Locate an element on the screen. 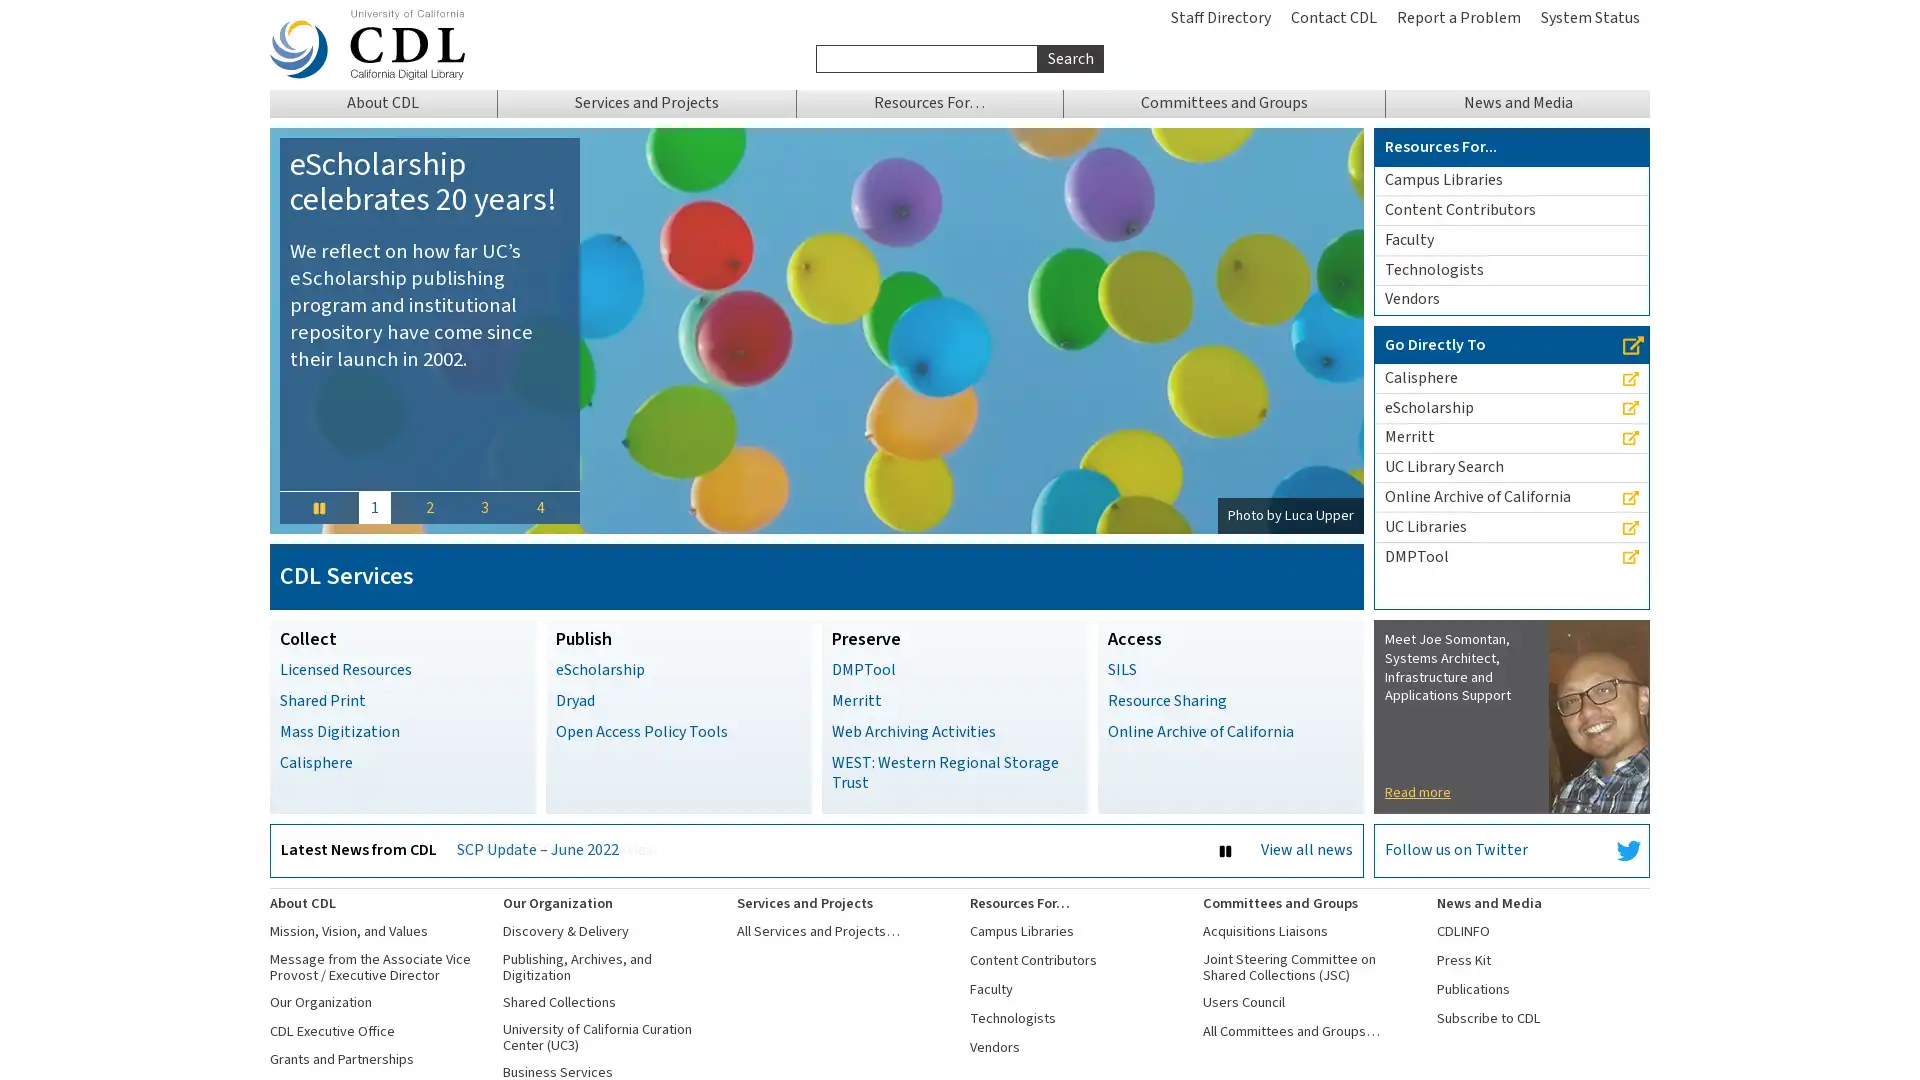  pause is located at coordinates (317, 505).